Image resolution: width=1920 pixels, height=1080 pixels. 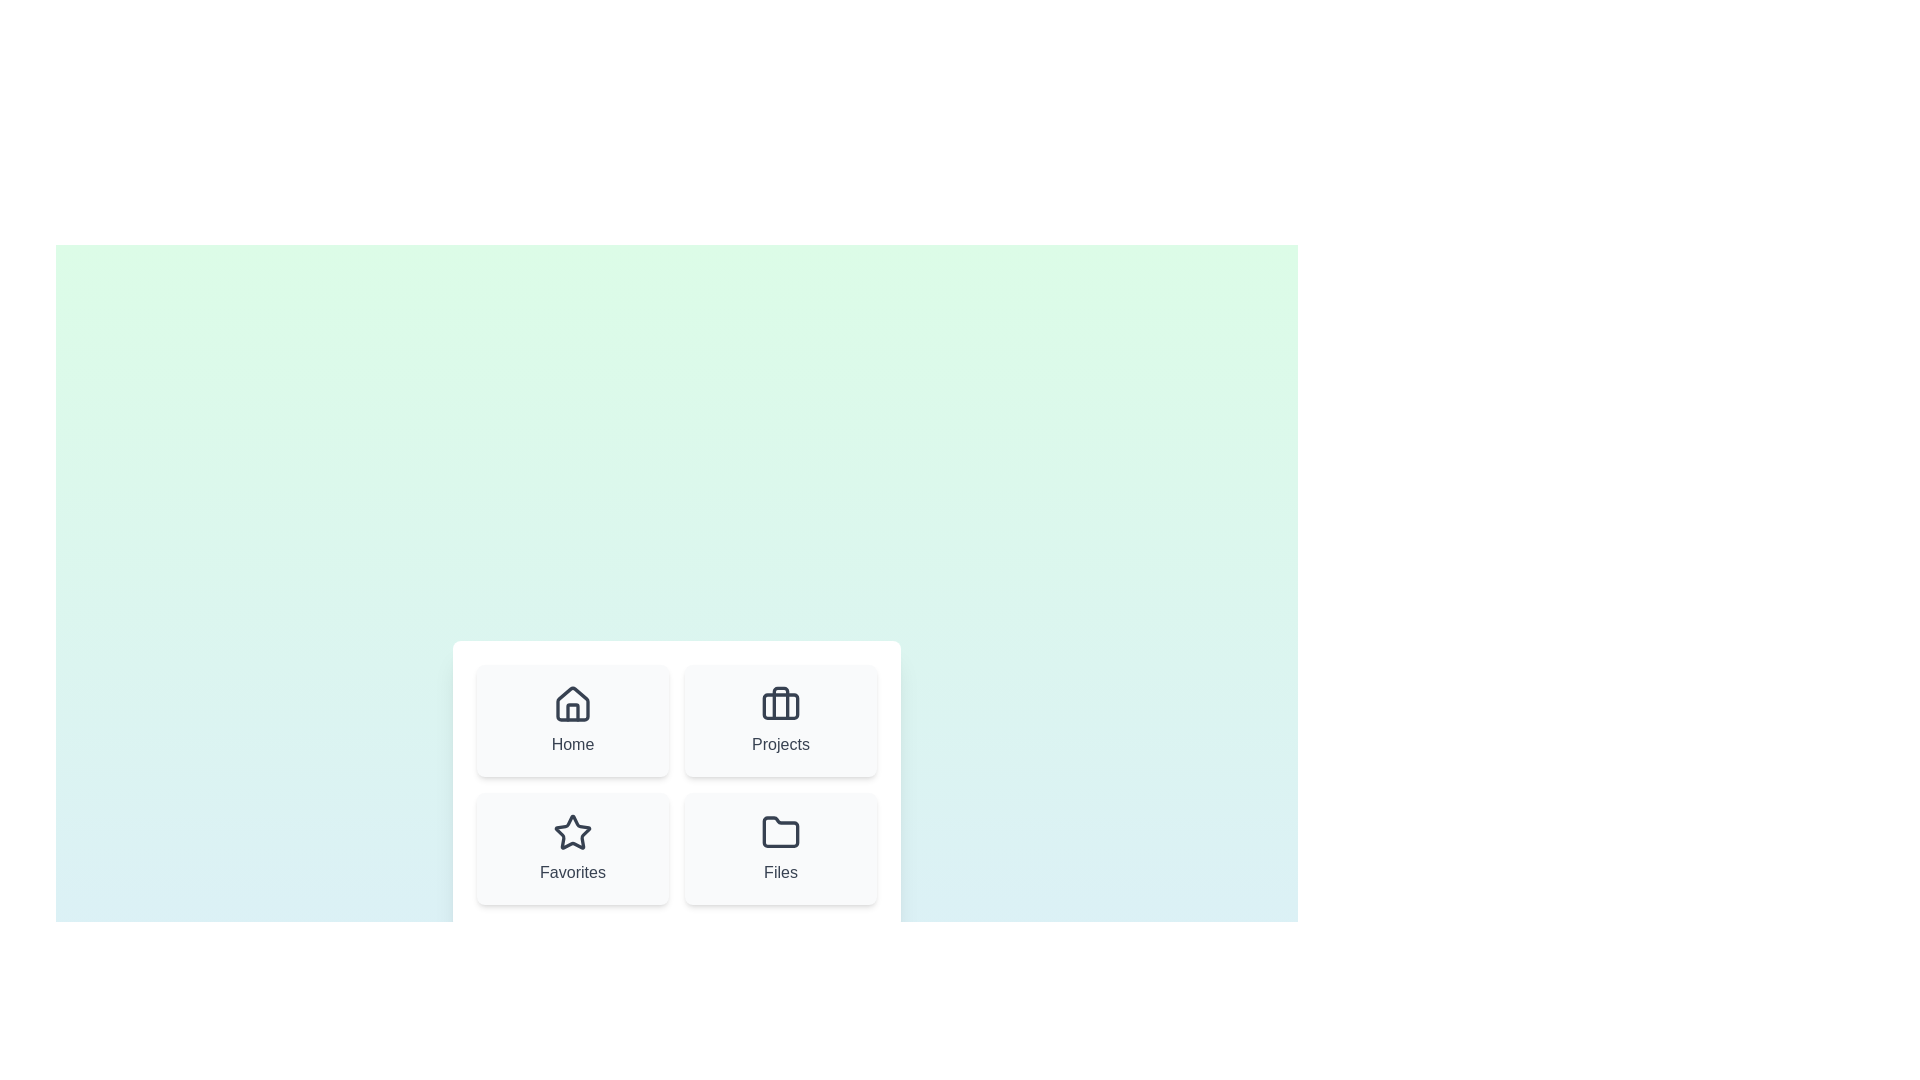 I want to click on the menu item labeled Home to activate it, so click(x=571, y=721).